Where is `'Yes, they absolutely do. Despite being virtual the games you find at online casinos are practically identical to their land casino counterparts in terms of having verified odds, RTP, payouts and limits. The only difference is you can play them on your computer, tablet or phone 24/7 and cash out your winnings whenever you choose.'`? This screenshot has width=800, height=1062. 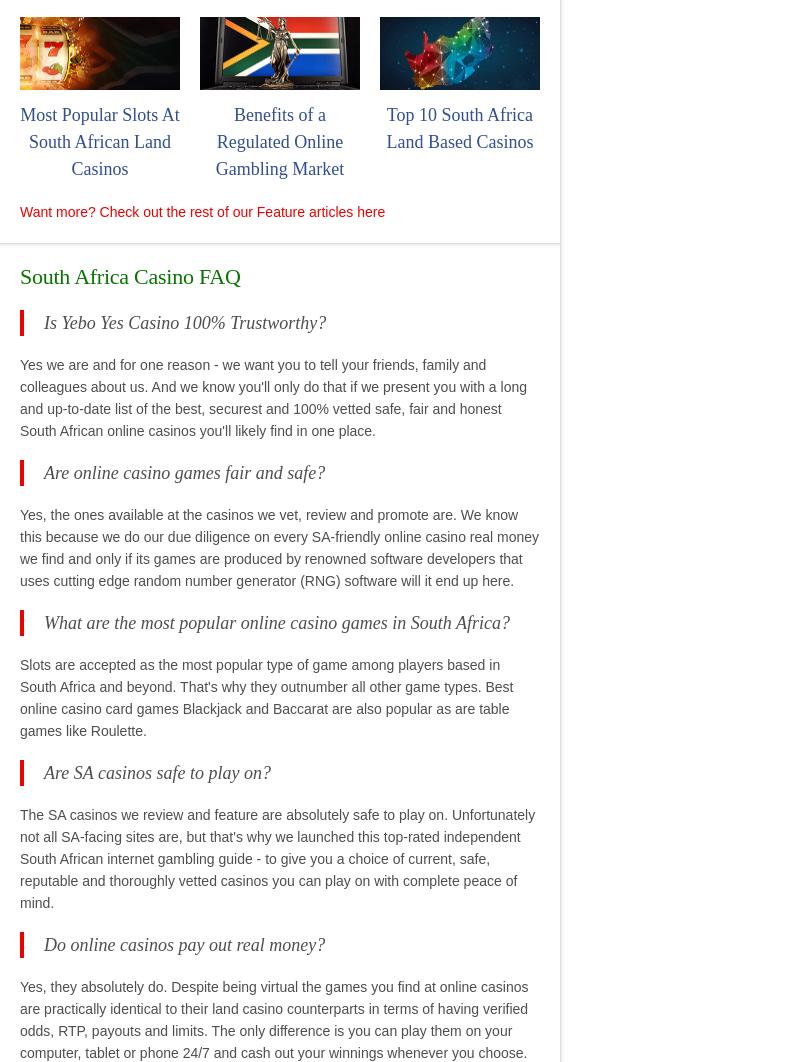
'Yes, they absolutely do. Despite being virtual the games you find at online casinos are practically identical to their land casino counterparts in terms of having verified odds, RTP, payouts and limits. The only difference is you can play them on your computer, tablet or phone 24/7 and cash out your winnings whenever you choose.' is located at coordinates (274, 1017).